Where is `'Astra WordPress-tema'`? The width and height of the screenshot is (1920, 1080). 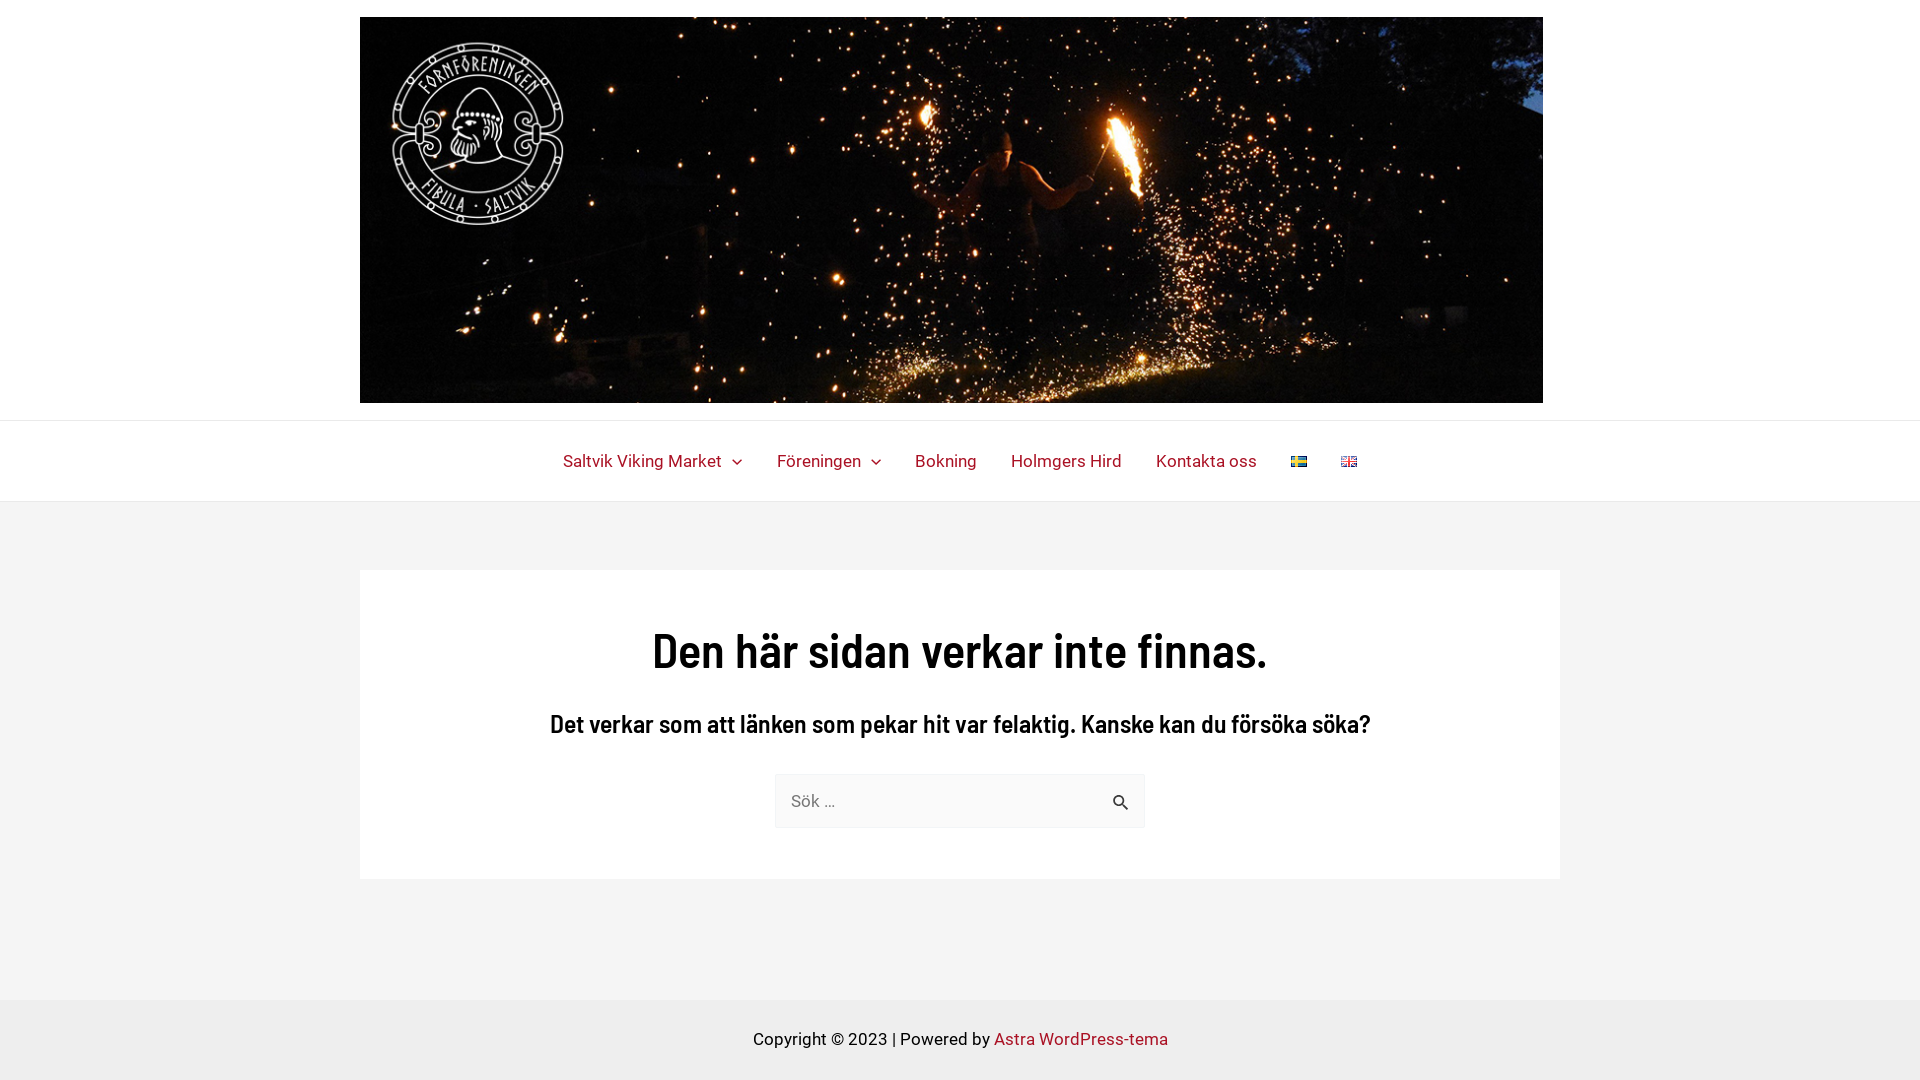
'Astra WordPress-tema' is located at coordinates (1079, 1037).